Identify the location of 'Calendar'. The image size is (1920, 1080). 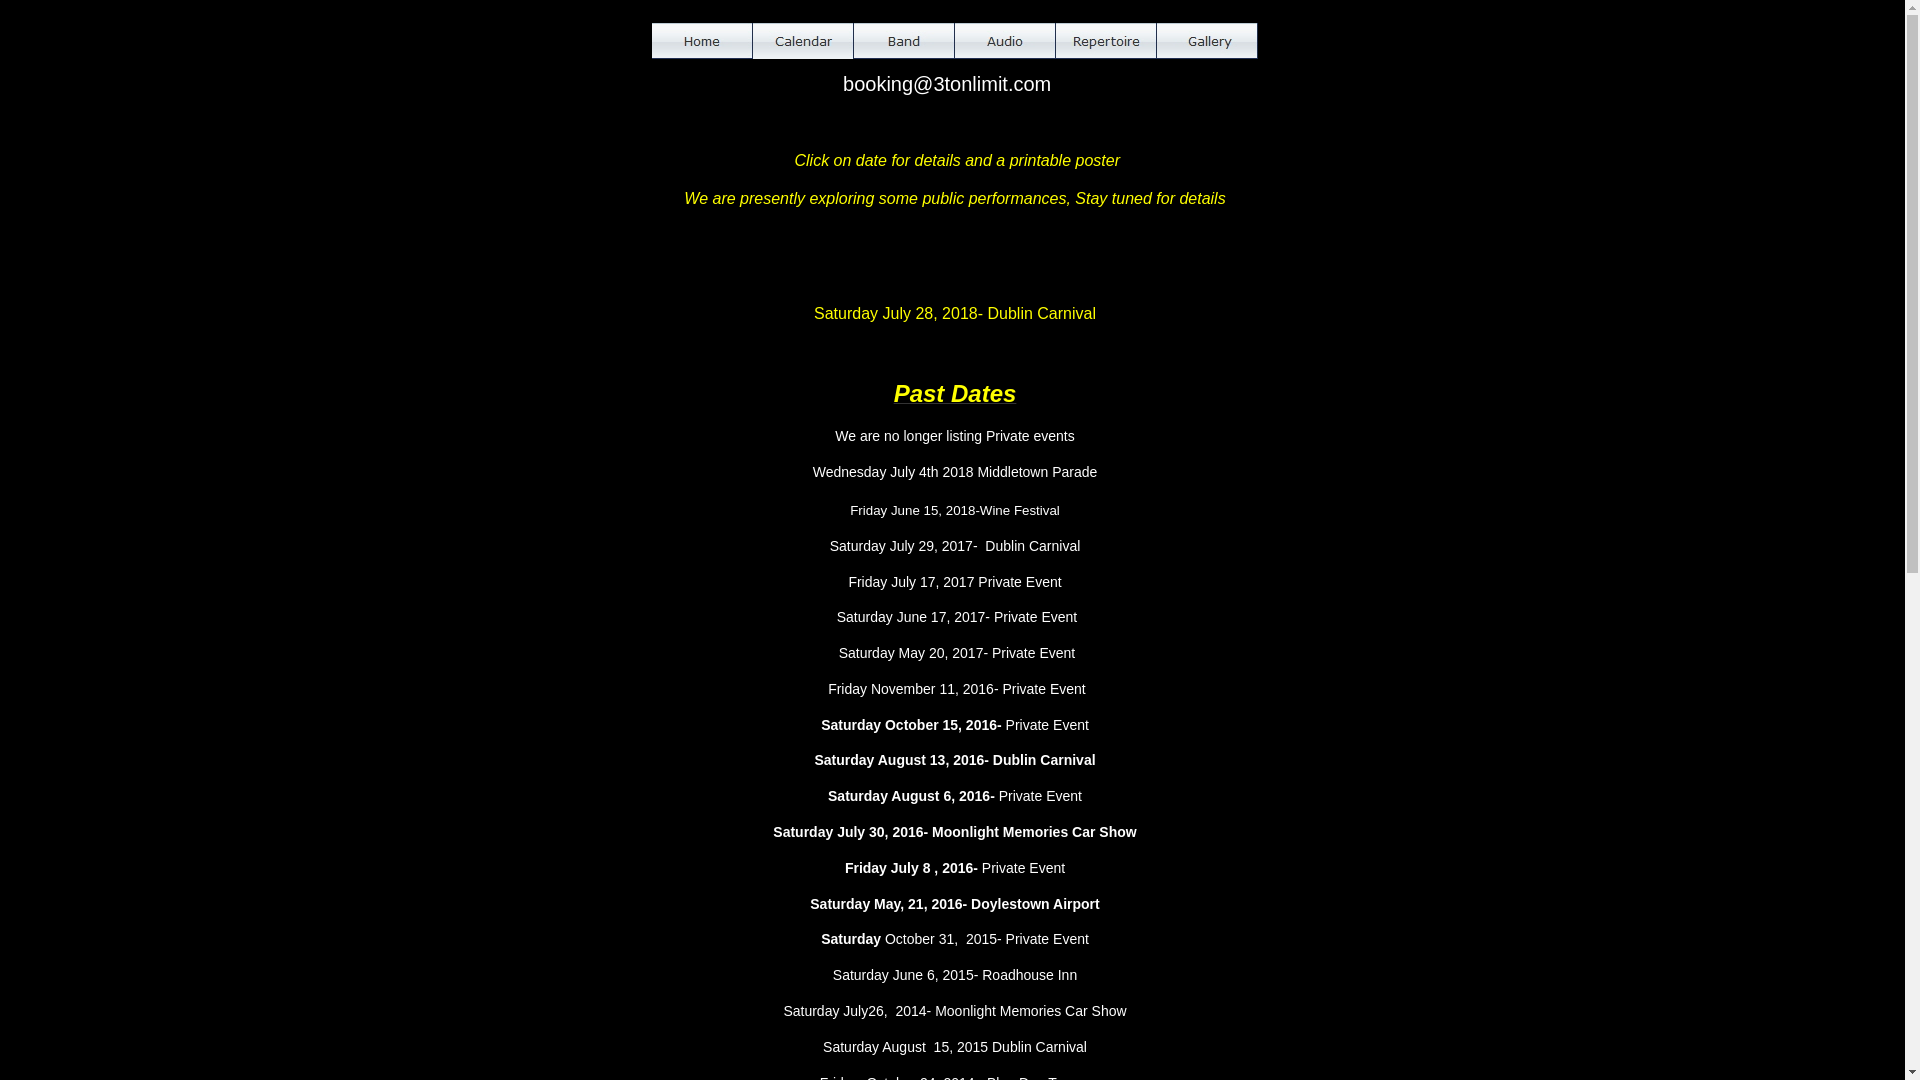
(802, 41).